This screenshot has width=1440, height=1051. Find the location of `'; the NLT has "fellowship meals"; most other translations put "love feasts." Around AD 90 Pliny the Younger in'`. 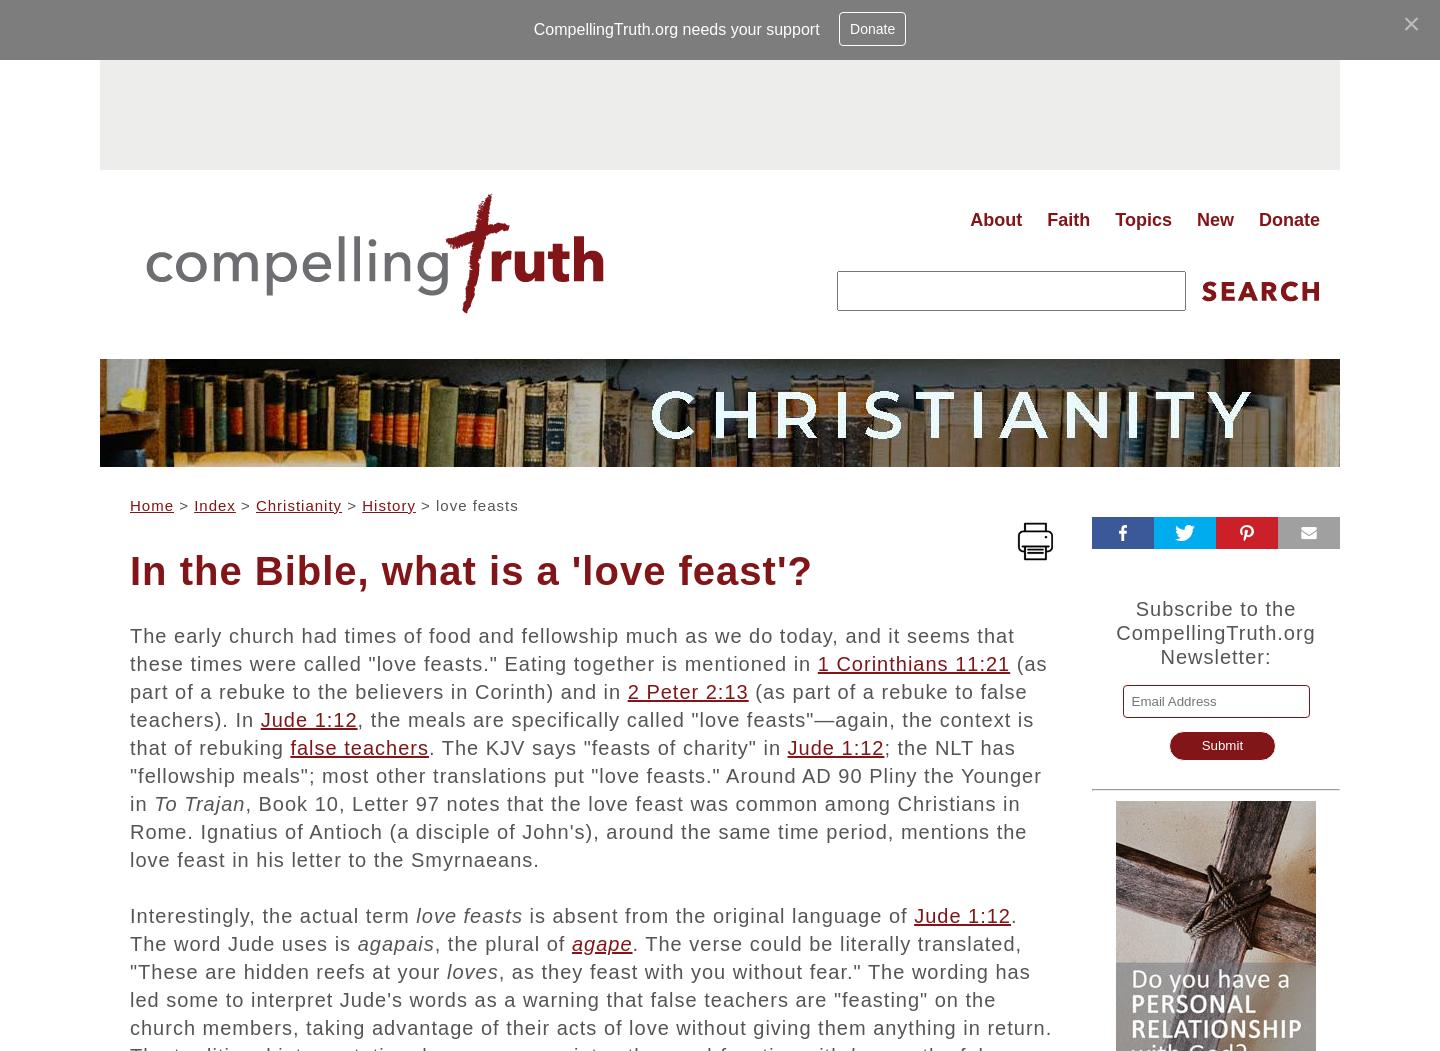

'; the NLT has "fellowship meals"; most other translations put "love feasts." Around AD 90 Pliny the Younger in' is located at coordinates (585, 774).